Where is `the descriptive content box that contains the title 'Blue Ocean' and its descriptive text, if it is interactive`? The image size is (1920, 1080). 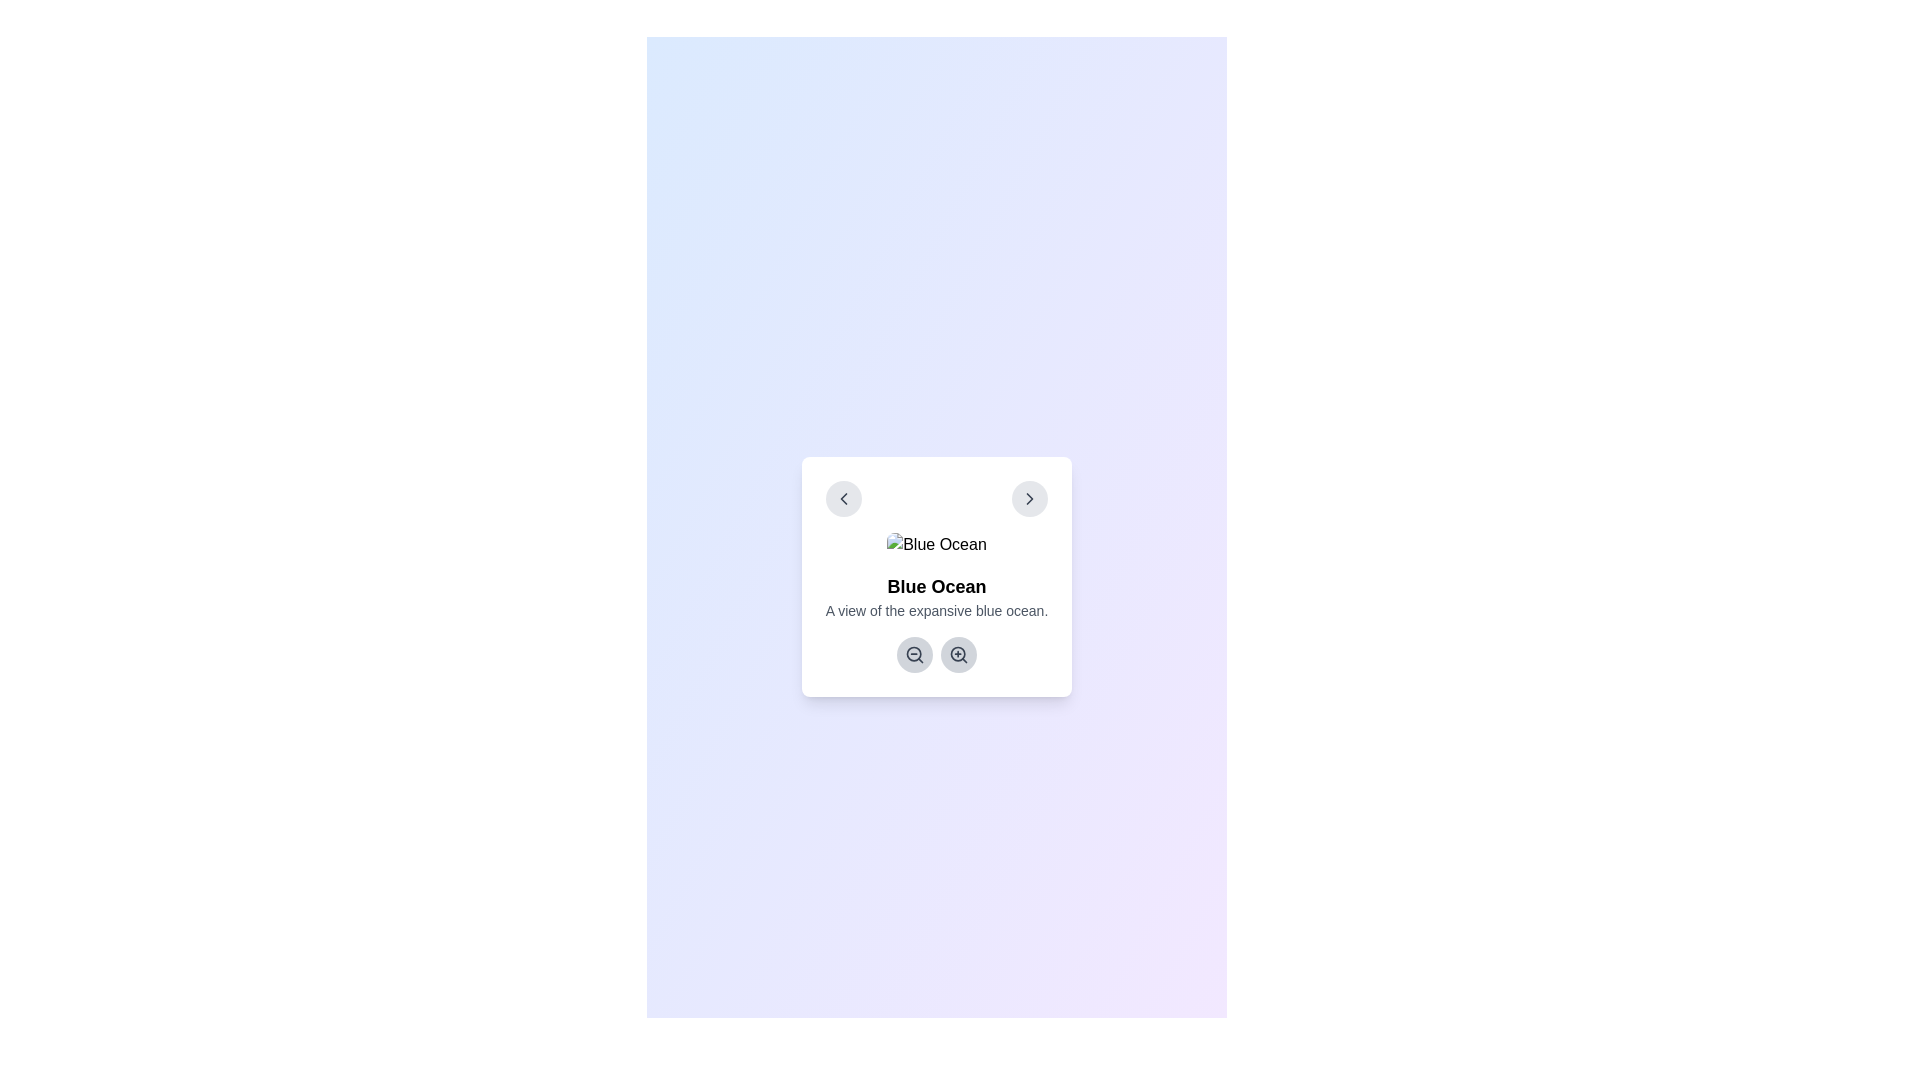 the descriptive content box that contains the title 'Blue Ocean' and its descriptive text, if it is interactive is located at coordinates (935, 577).